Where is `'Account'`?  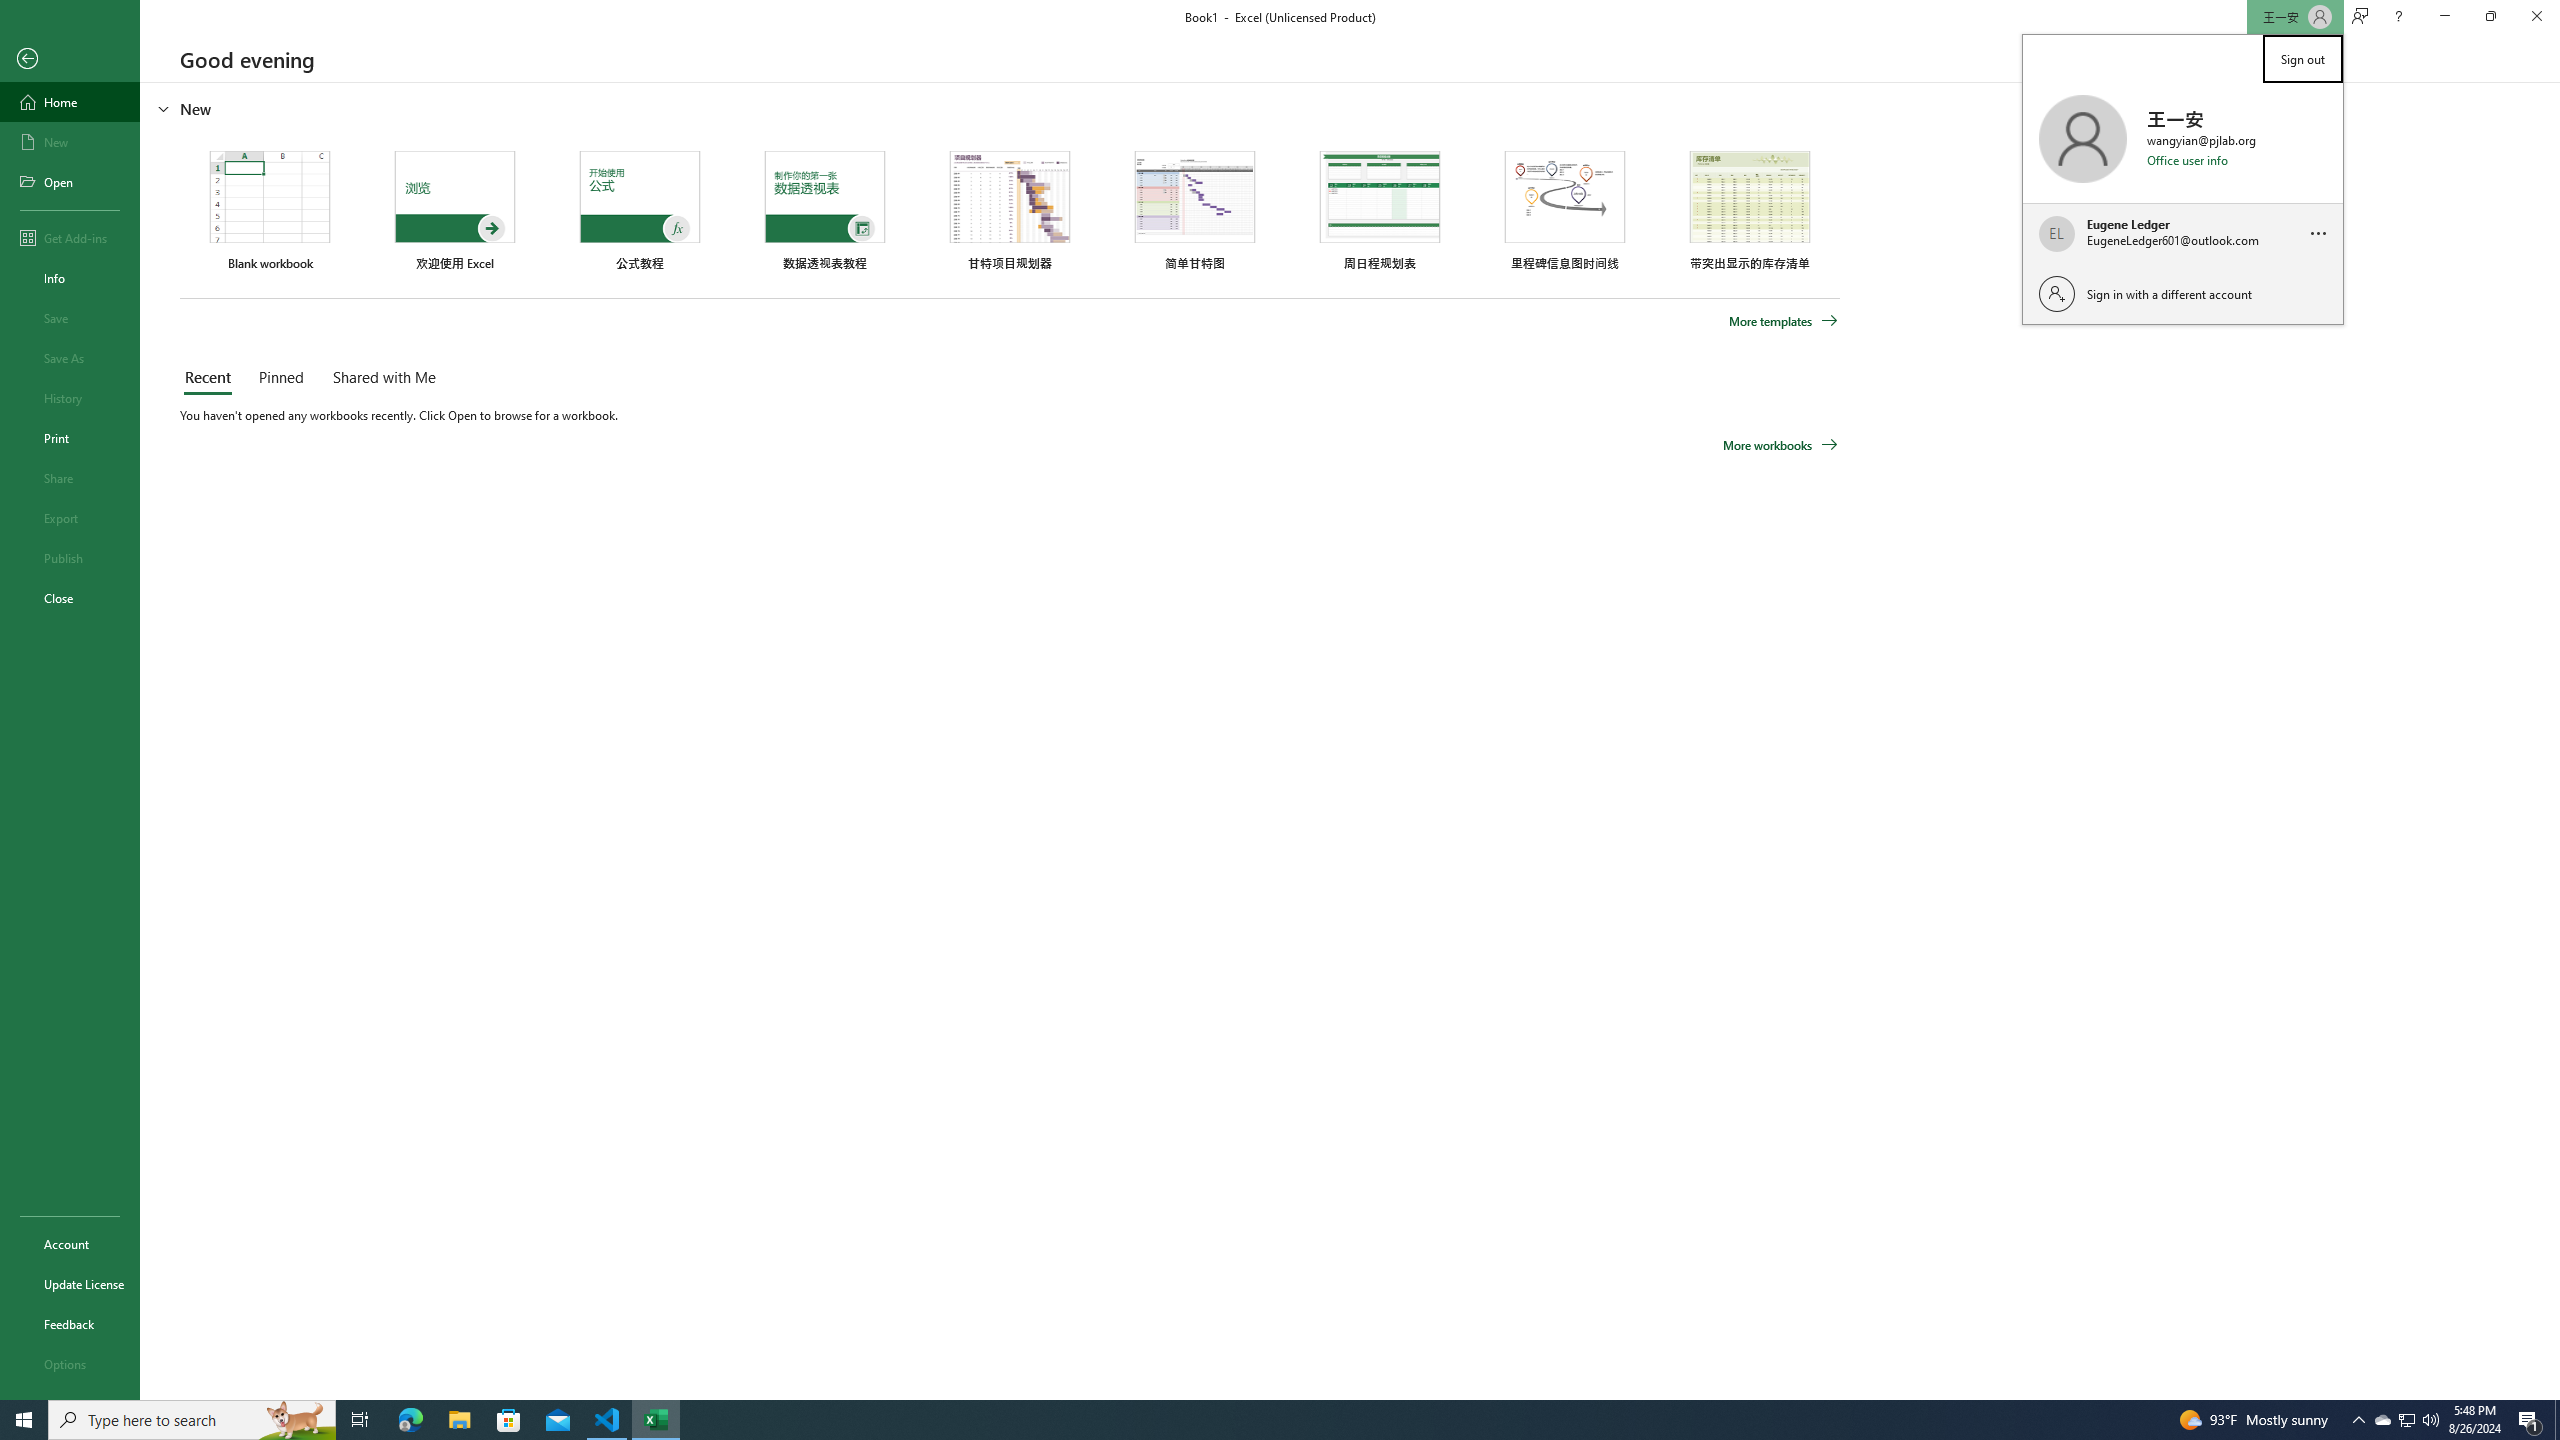
'Account' is located at coordinates (69, 1244).